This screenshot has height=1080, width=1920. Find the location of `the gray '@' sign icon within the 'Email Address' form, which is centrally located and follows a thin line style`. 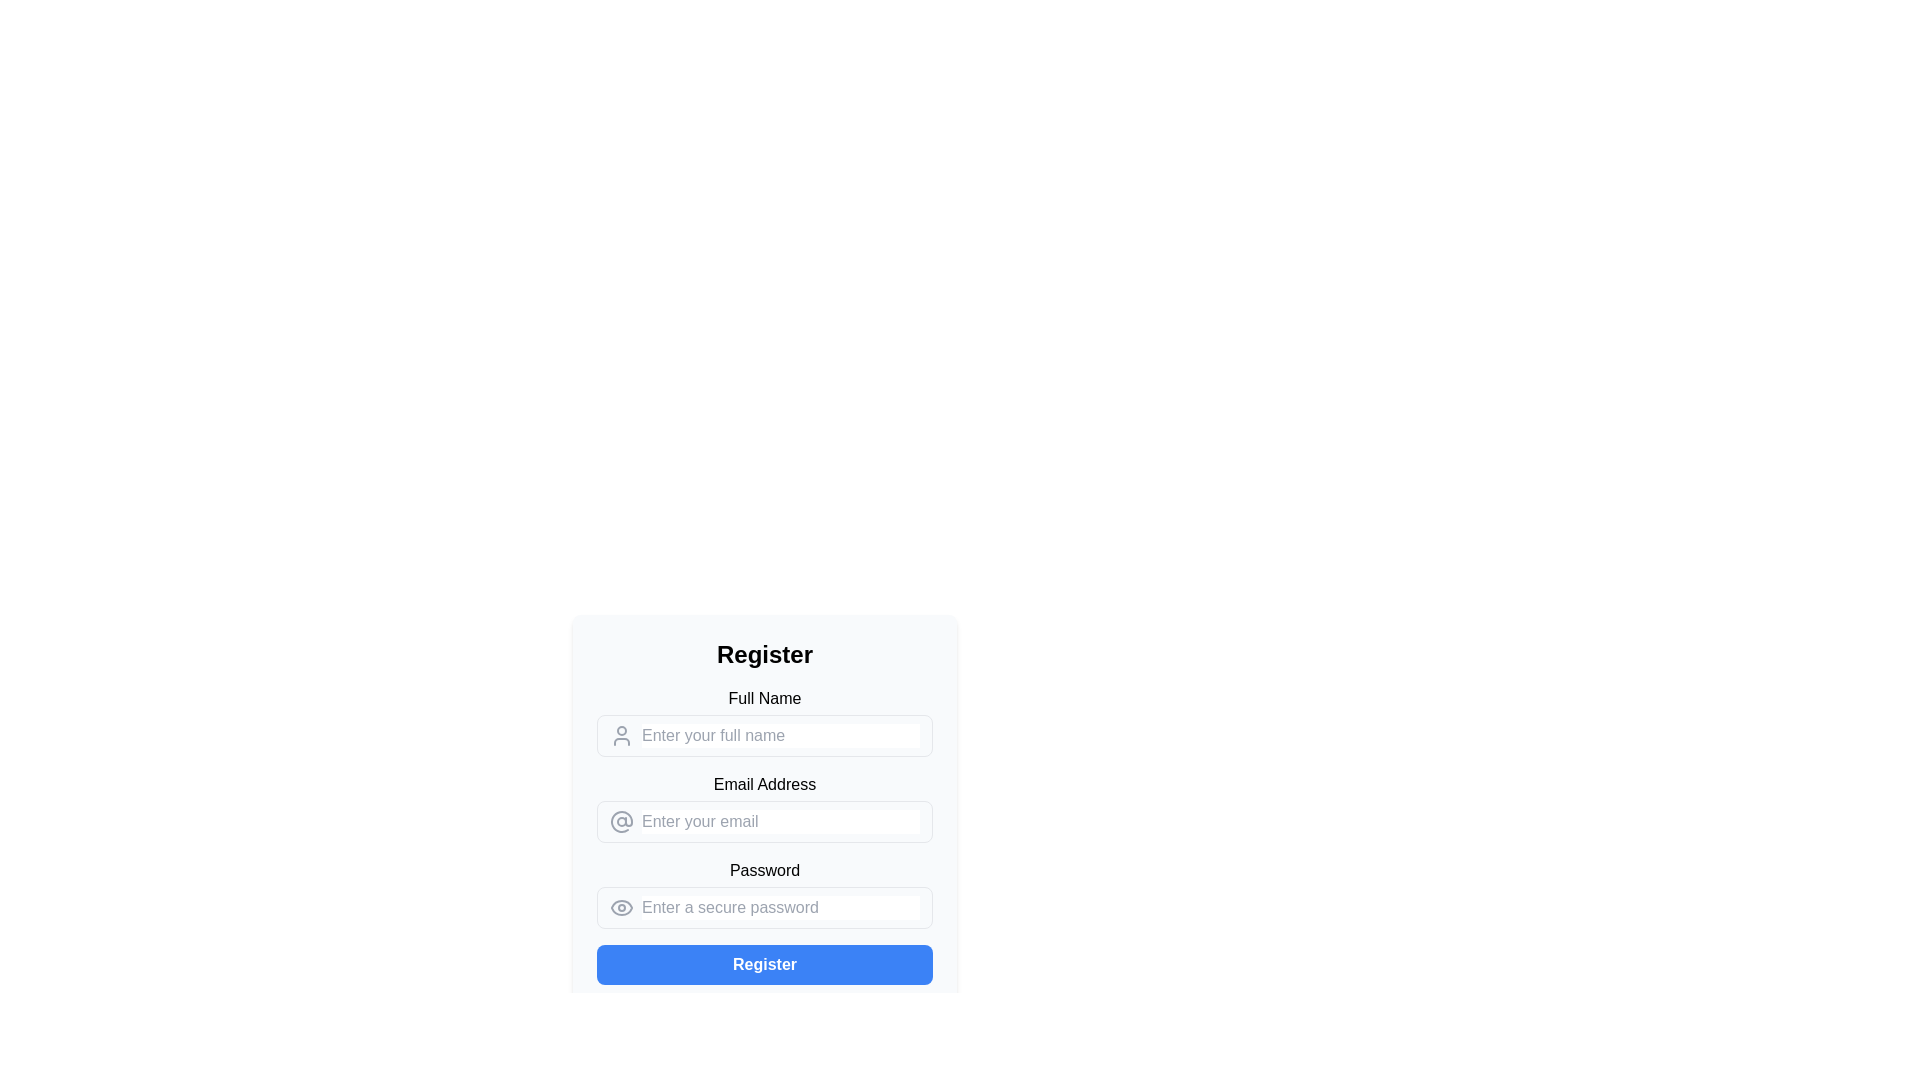

the gray '@' sign icon within the 'Email Address' form, which is centrally located and follows a thin line style is located at coordinates (621, 821).